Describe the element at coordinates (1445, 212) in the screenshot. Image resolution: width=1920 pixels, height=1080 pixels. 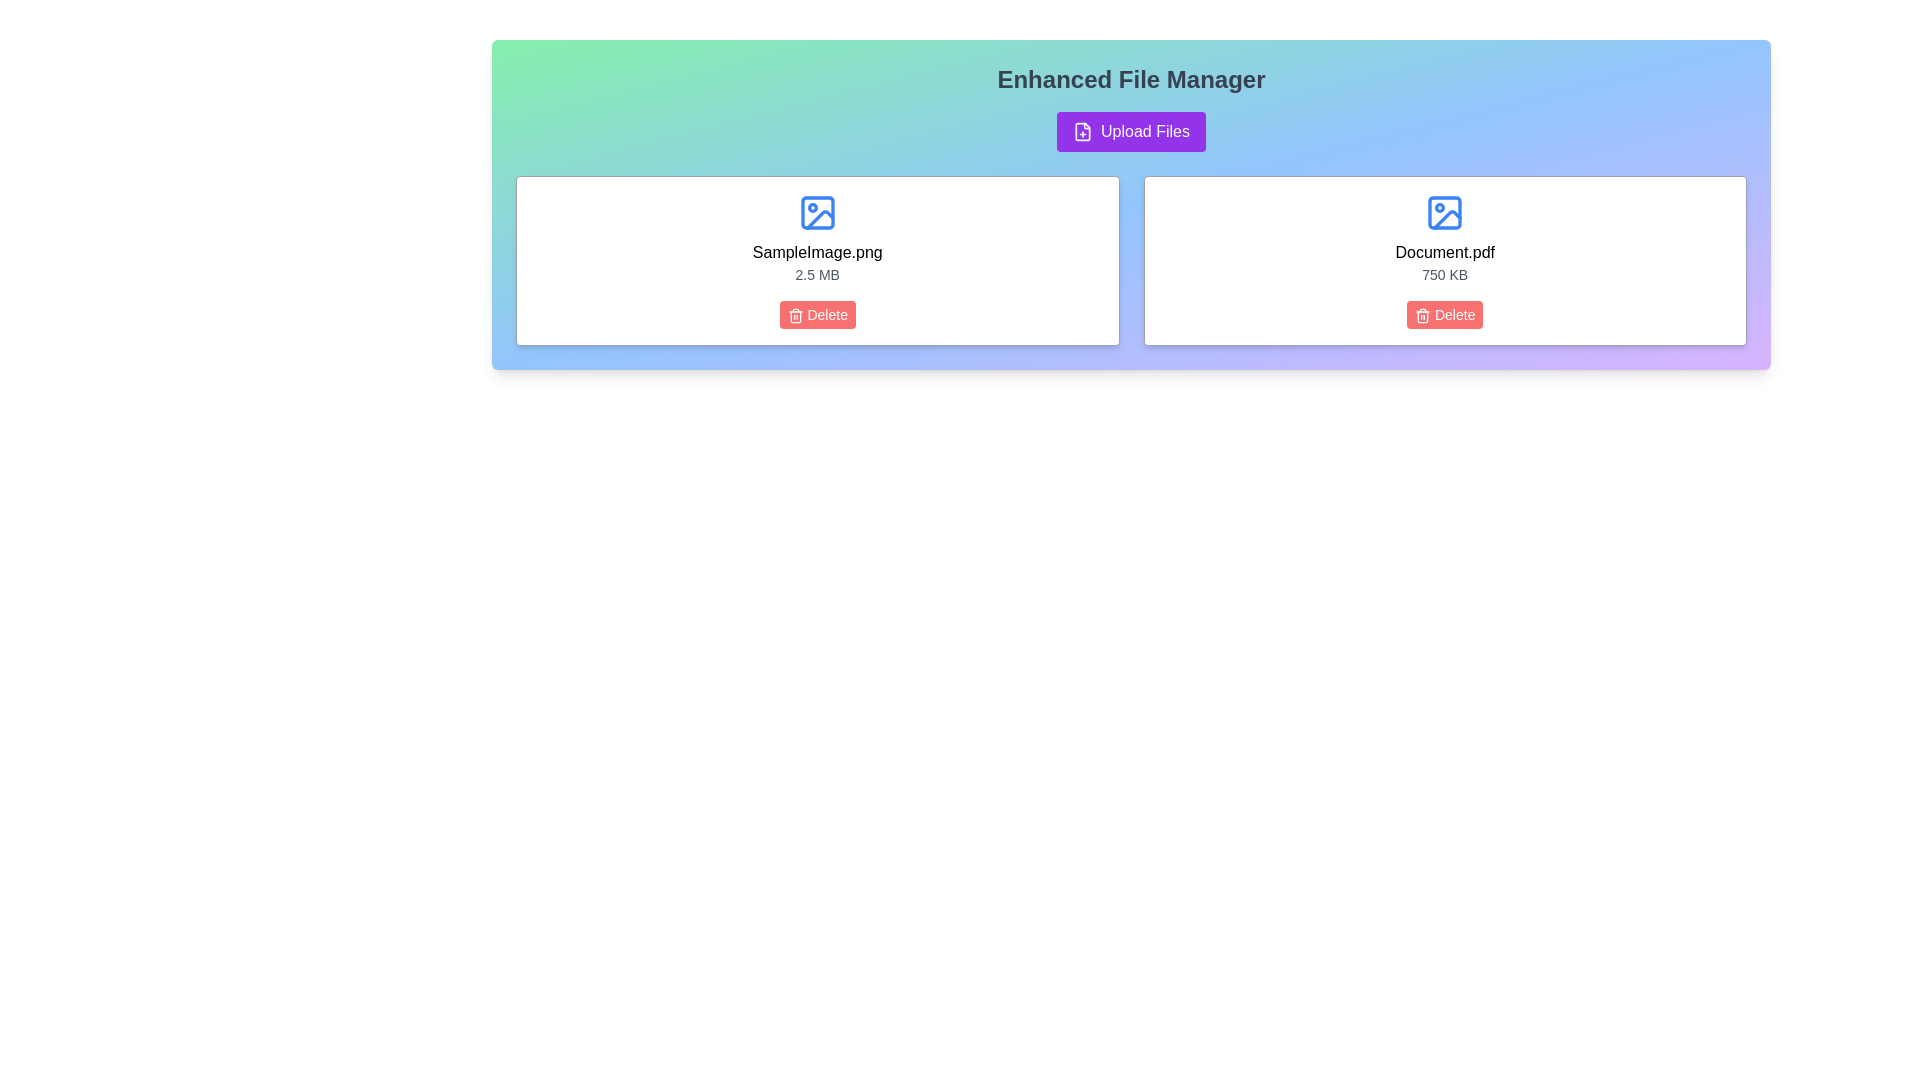
I see `the graphical component representing the area within the picture icon for the file labeled 'Document.pdf' located in the upper left corner of the image icon` at that location.